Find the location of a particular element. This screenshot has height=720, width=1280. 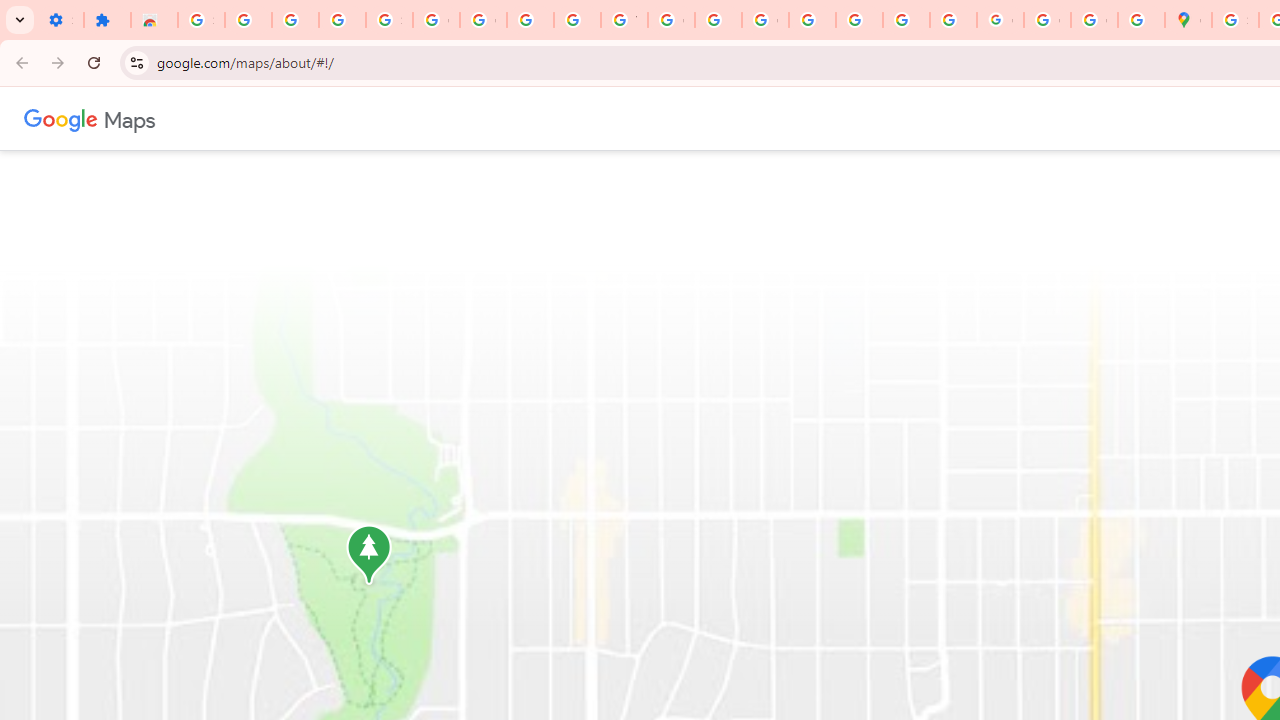

'https://scholar.google.com/' is located at coordinates (718, 20).